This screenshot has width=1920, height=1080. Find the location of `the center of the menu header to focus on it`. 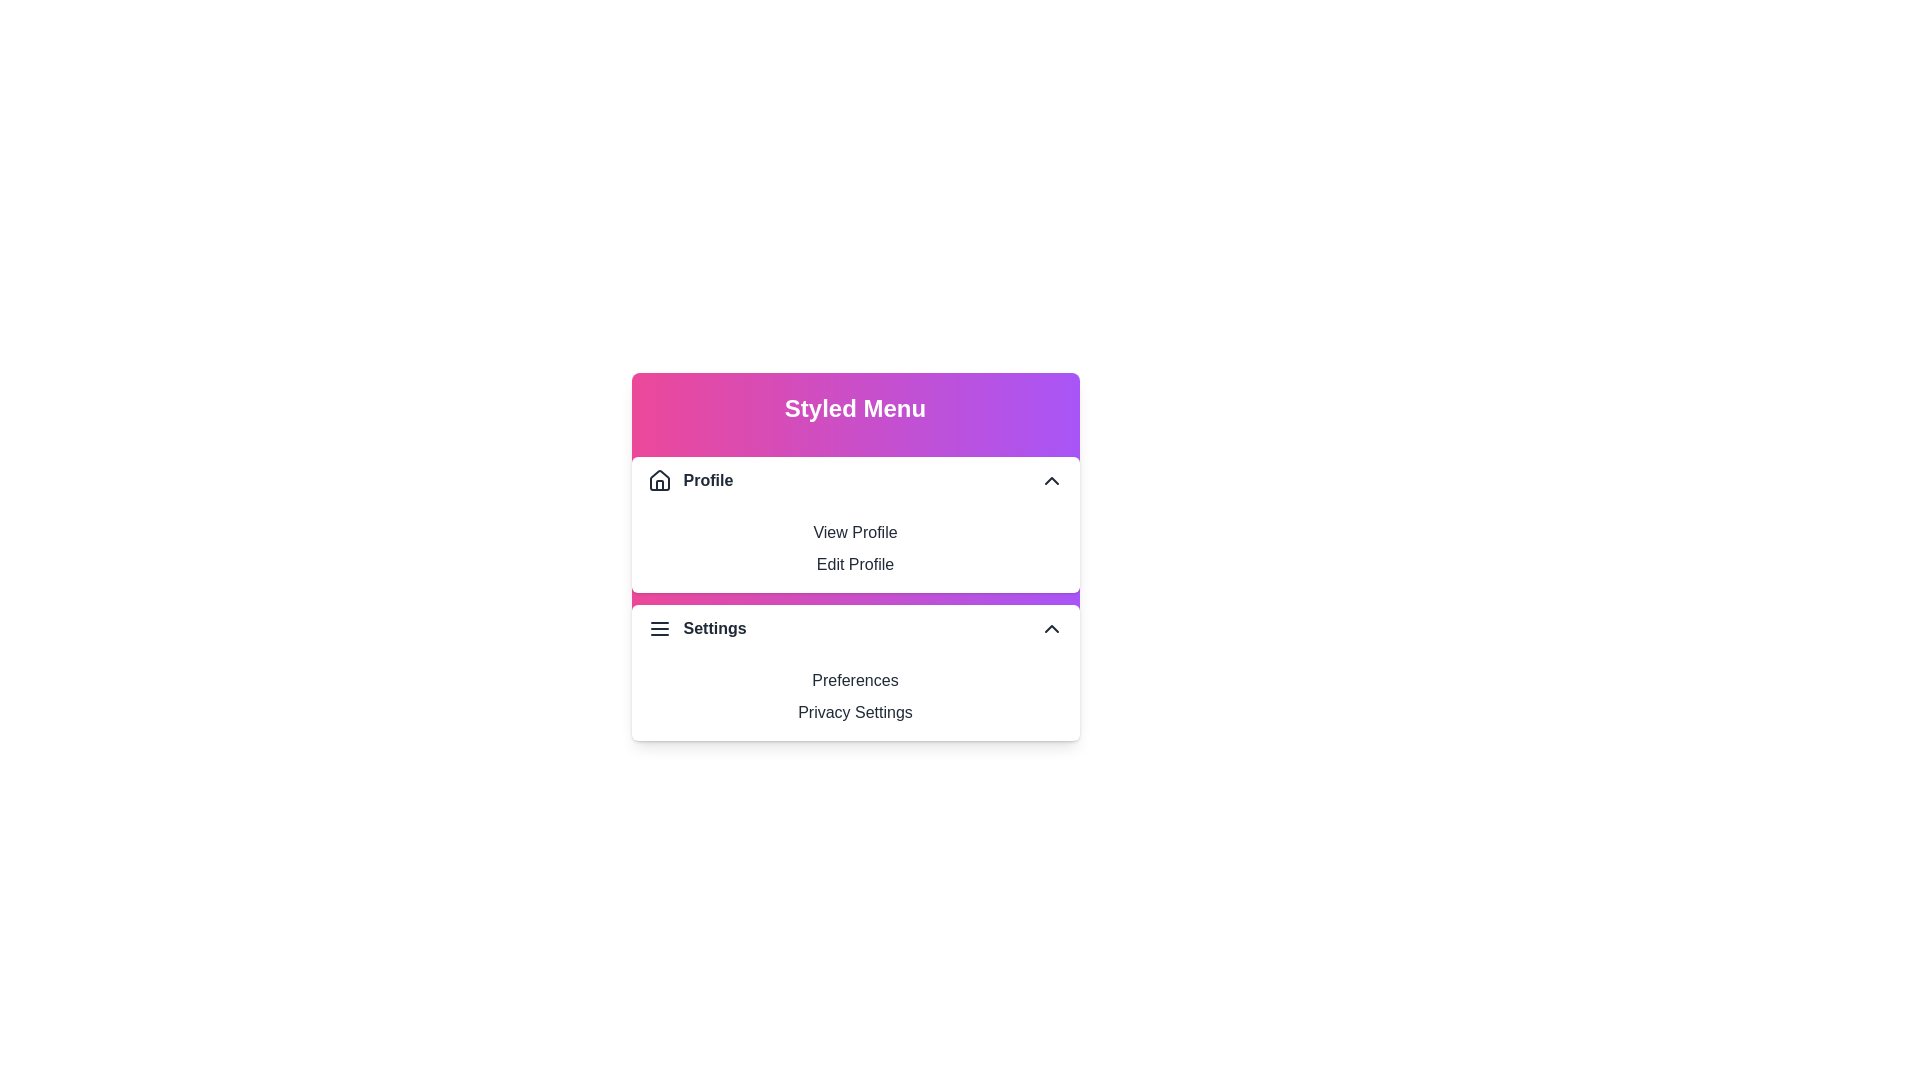

the center of the menu header to focus on it is located at coordinates (855, 407).